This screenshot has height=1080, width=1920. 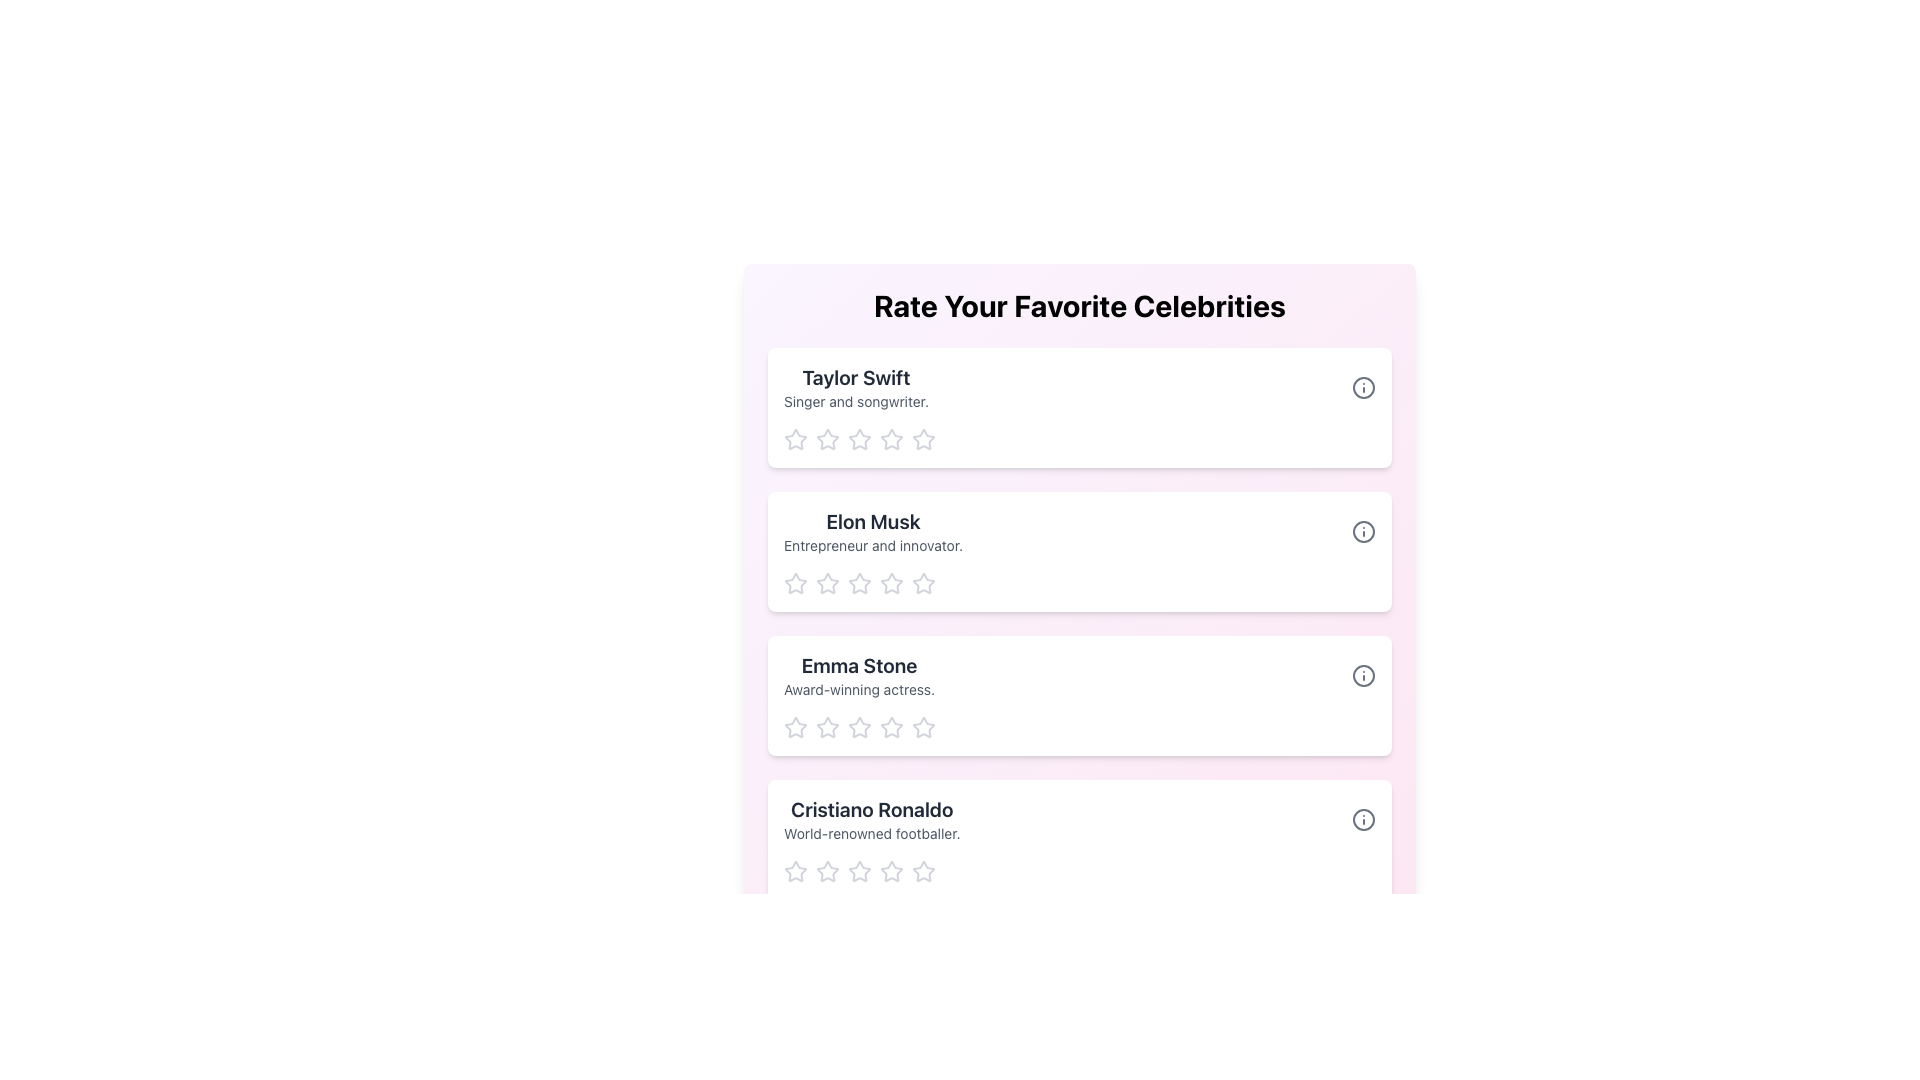 I want to click on the second star in the rating section for 'Taylor Swift - Singer and songwriter' to provide a rating, so click(x=891, y=438).